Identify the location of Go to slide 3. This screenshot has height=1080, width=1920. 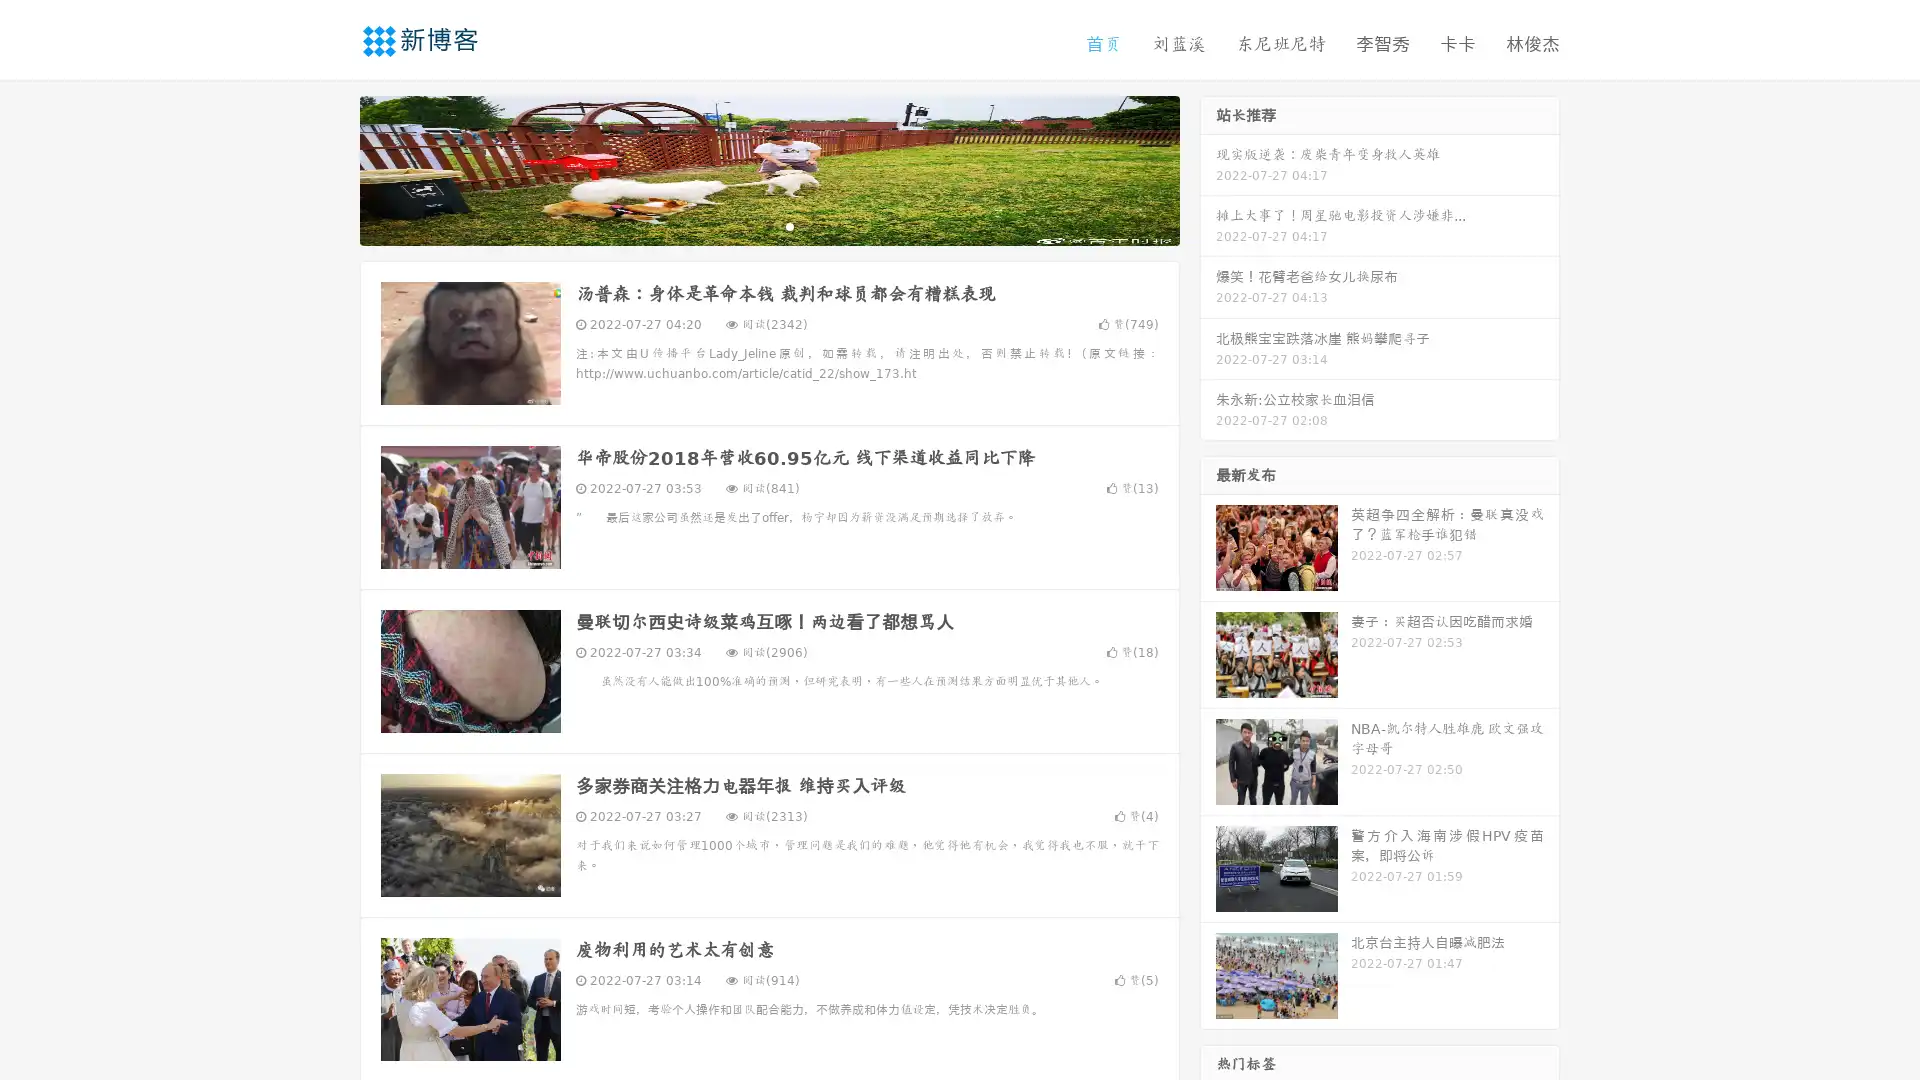
(789, 225).